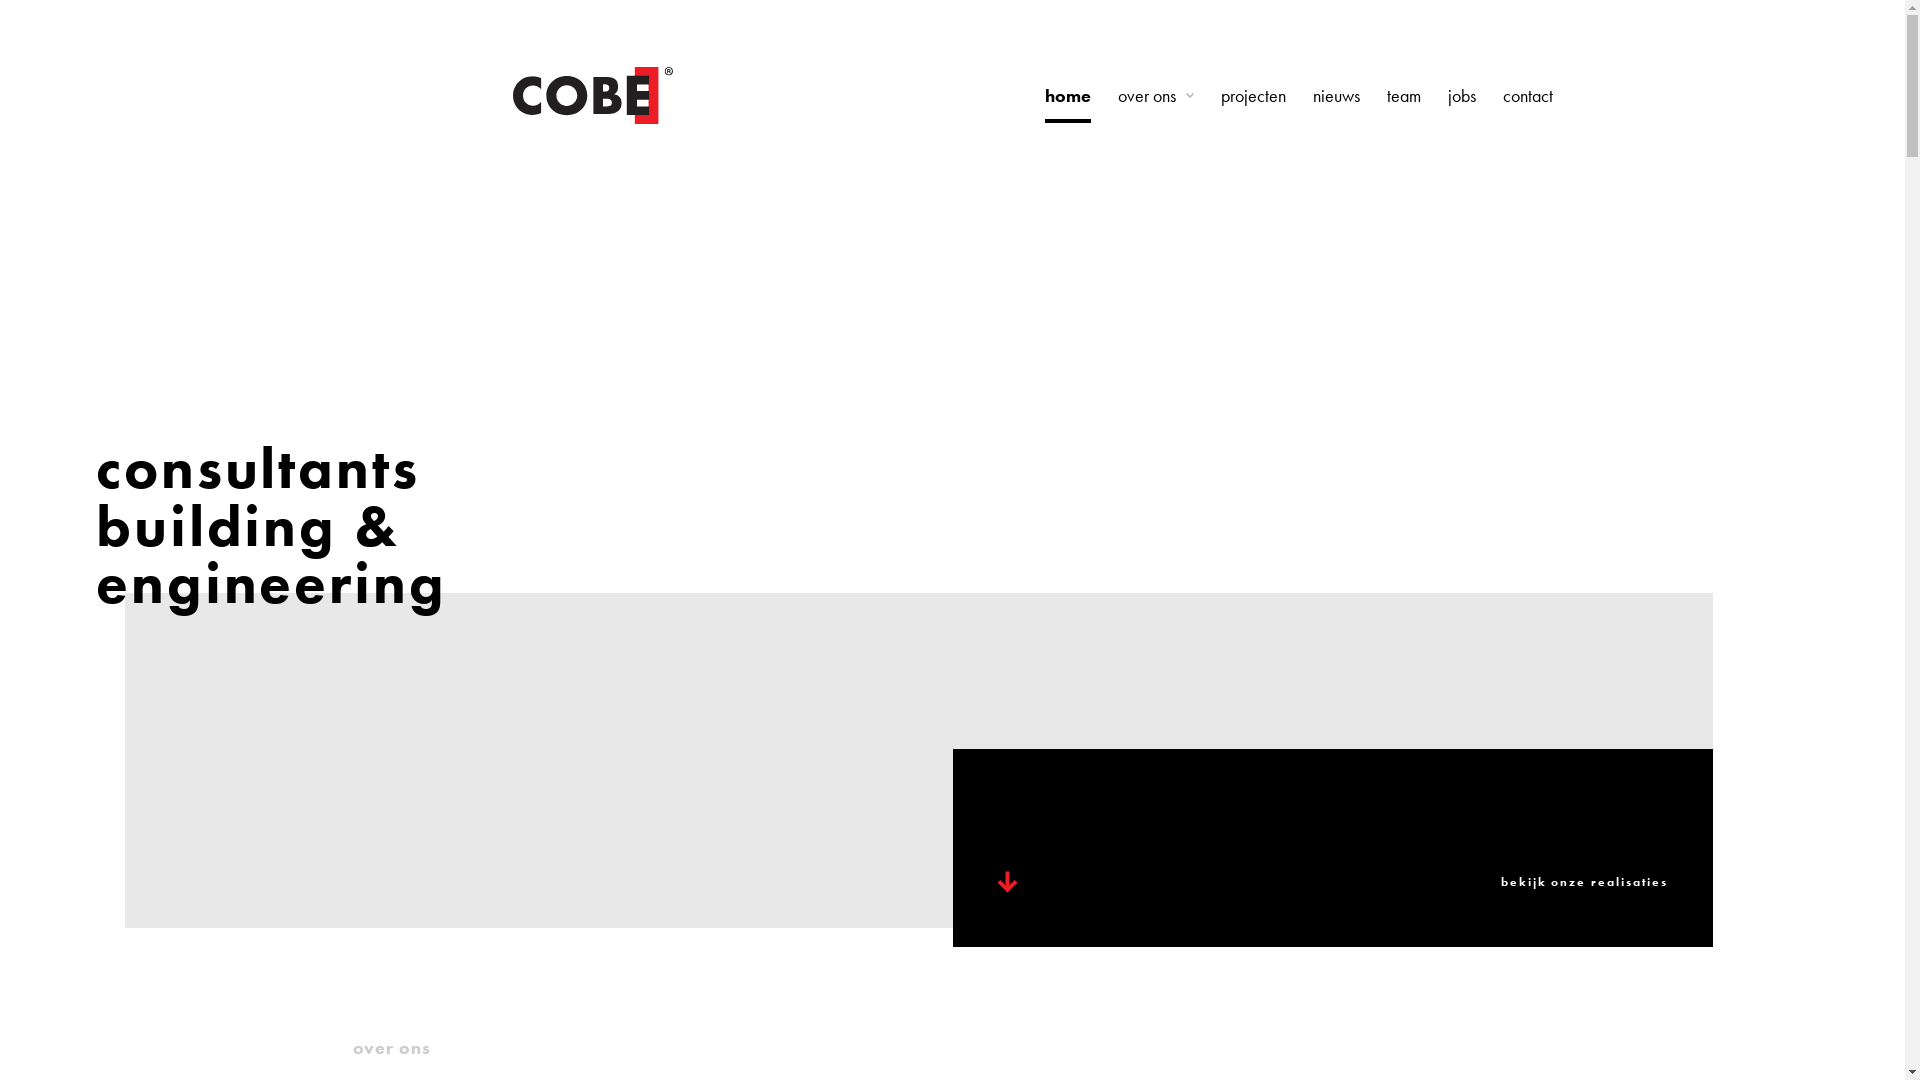 The image size is (1920, 1080). I want to click on 'nieuws', so click(1335, 96).